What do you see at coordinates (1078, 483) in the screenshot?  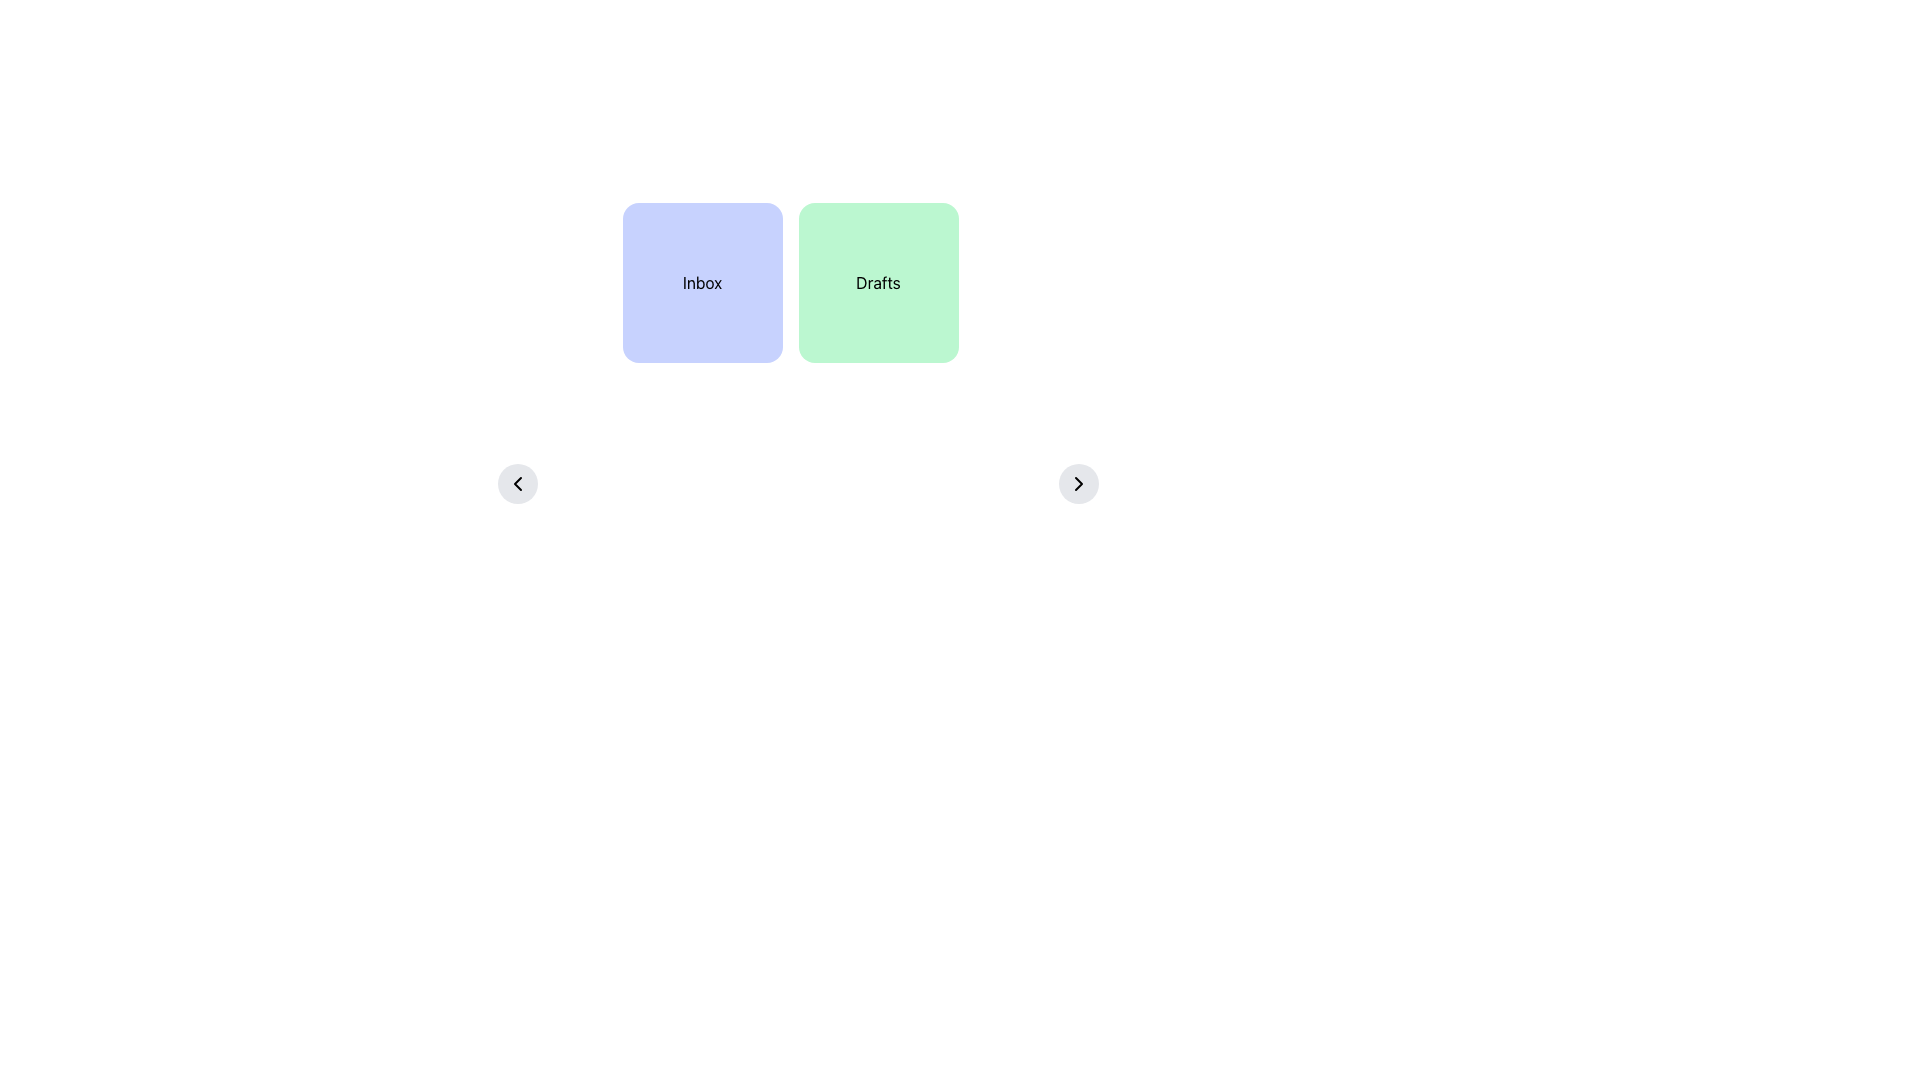 I see `the circular button with a light gray background and a right-pointing black chevron icon` at bounding box center [1078, 483].